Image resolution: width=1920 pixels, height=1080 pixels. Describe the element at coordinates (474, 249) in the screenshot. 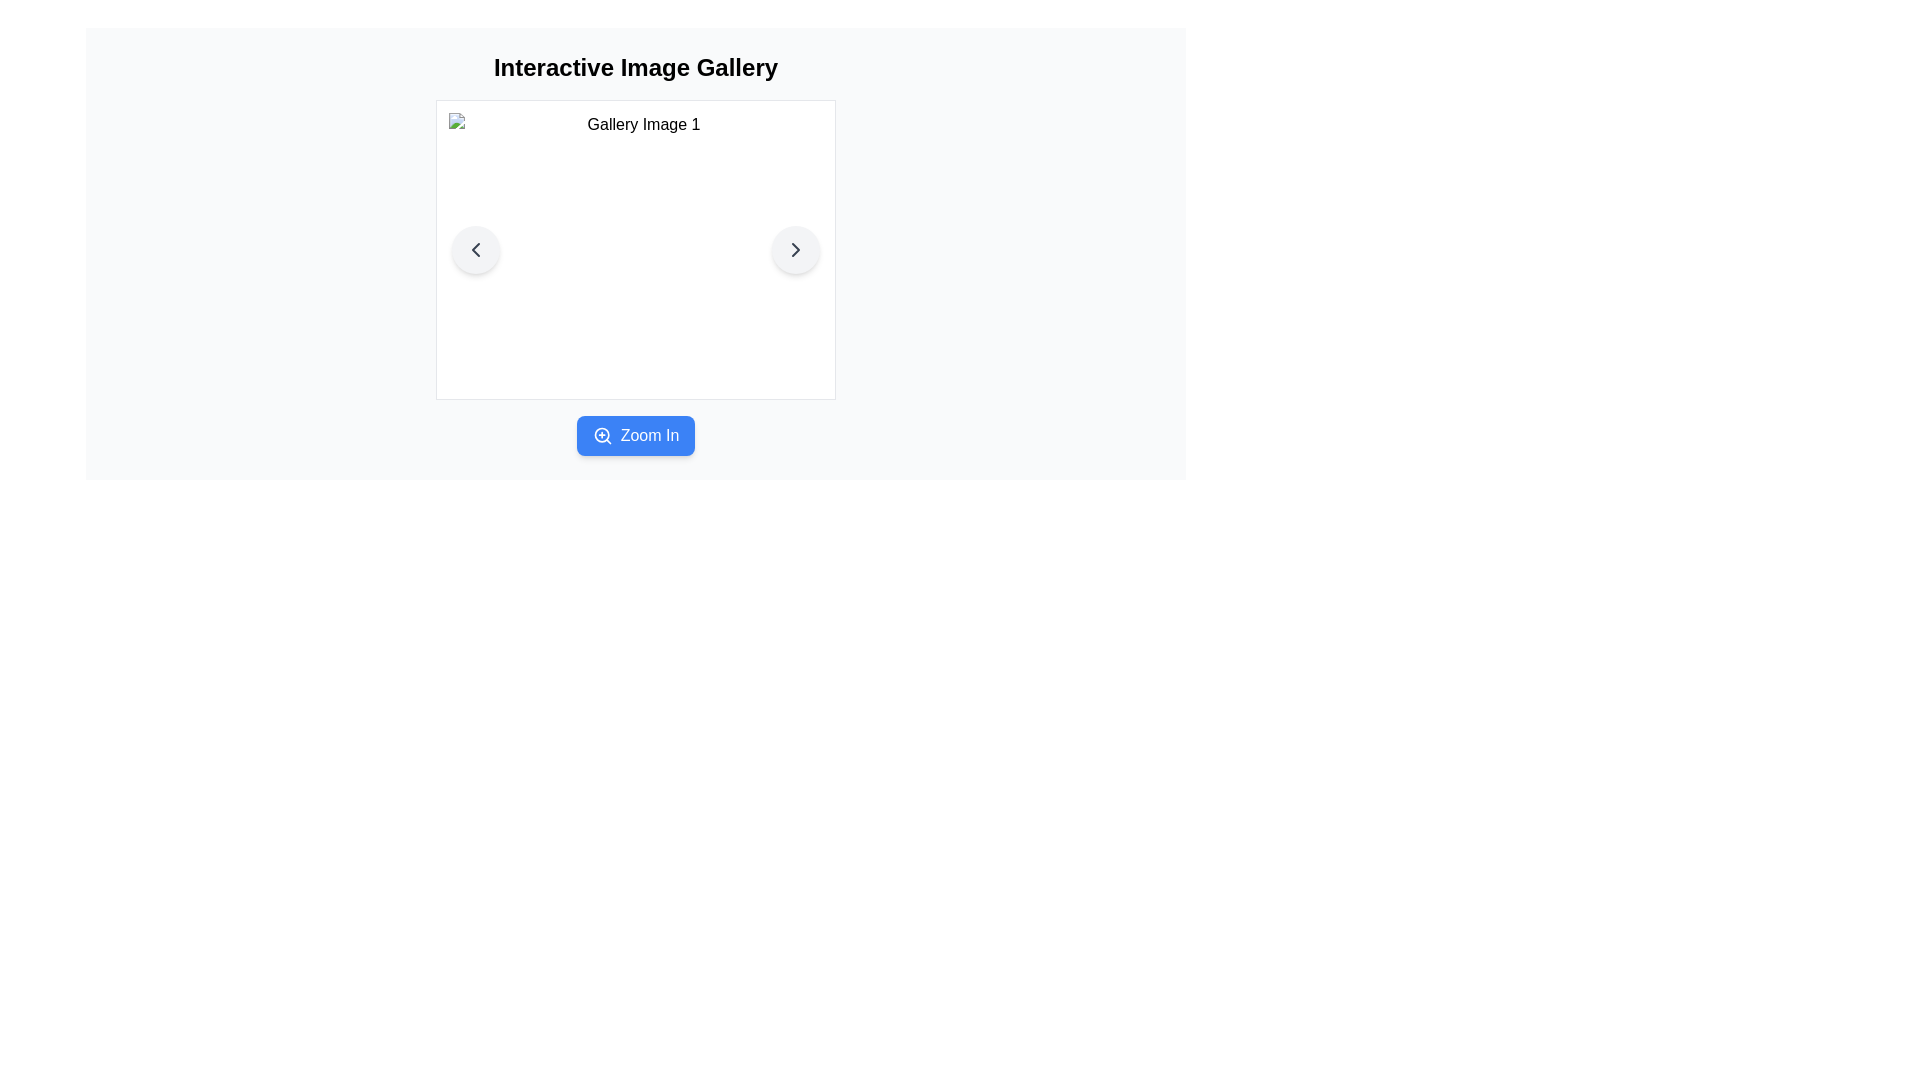

I see `the left-pointing chevron icon button styled with a rounded background` at that location.